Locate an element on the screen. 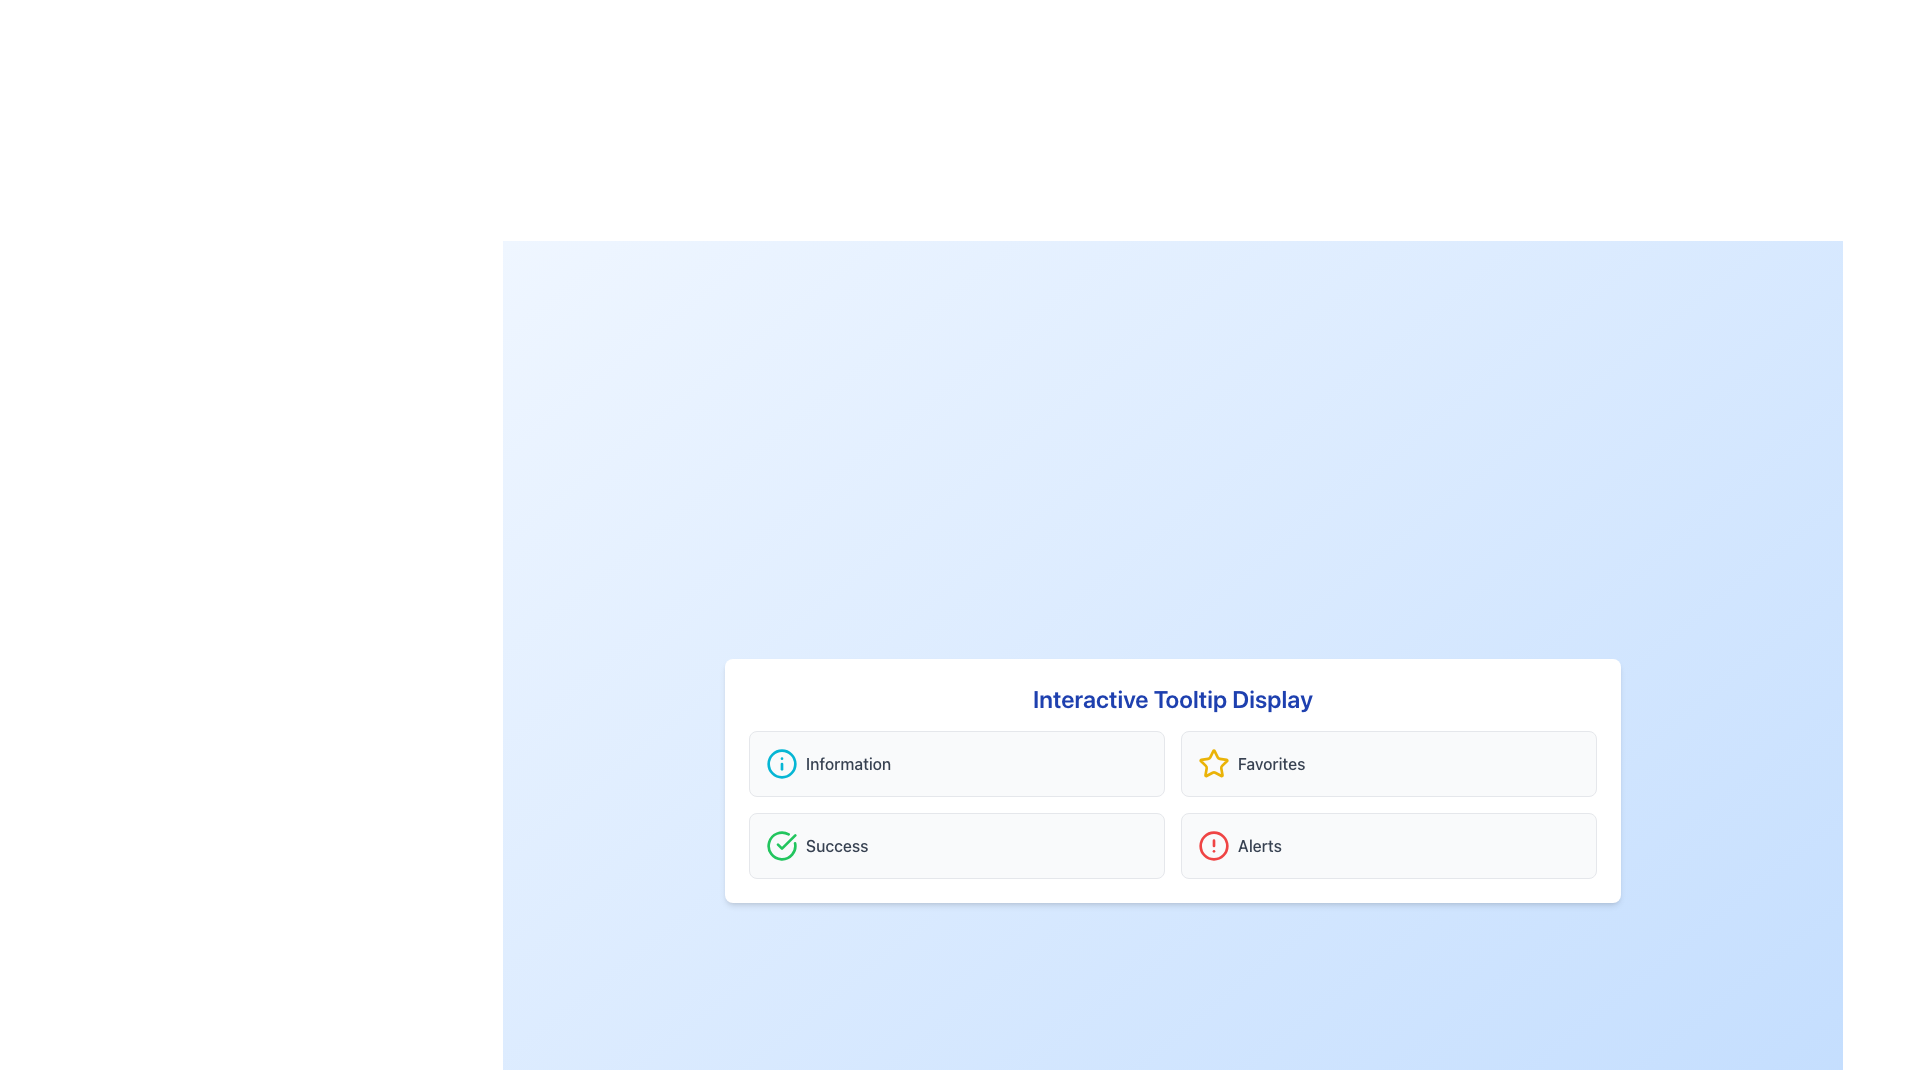  the green checkmark icon located within the bottom-left position of a circular illustration in a four-tile layout, just above the 'Success' label is located at coordinates (785, 841).